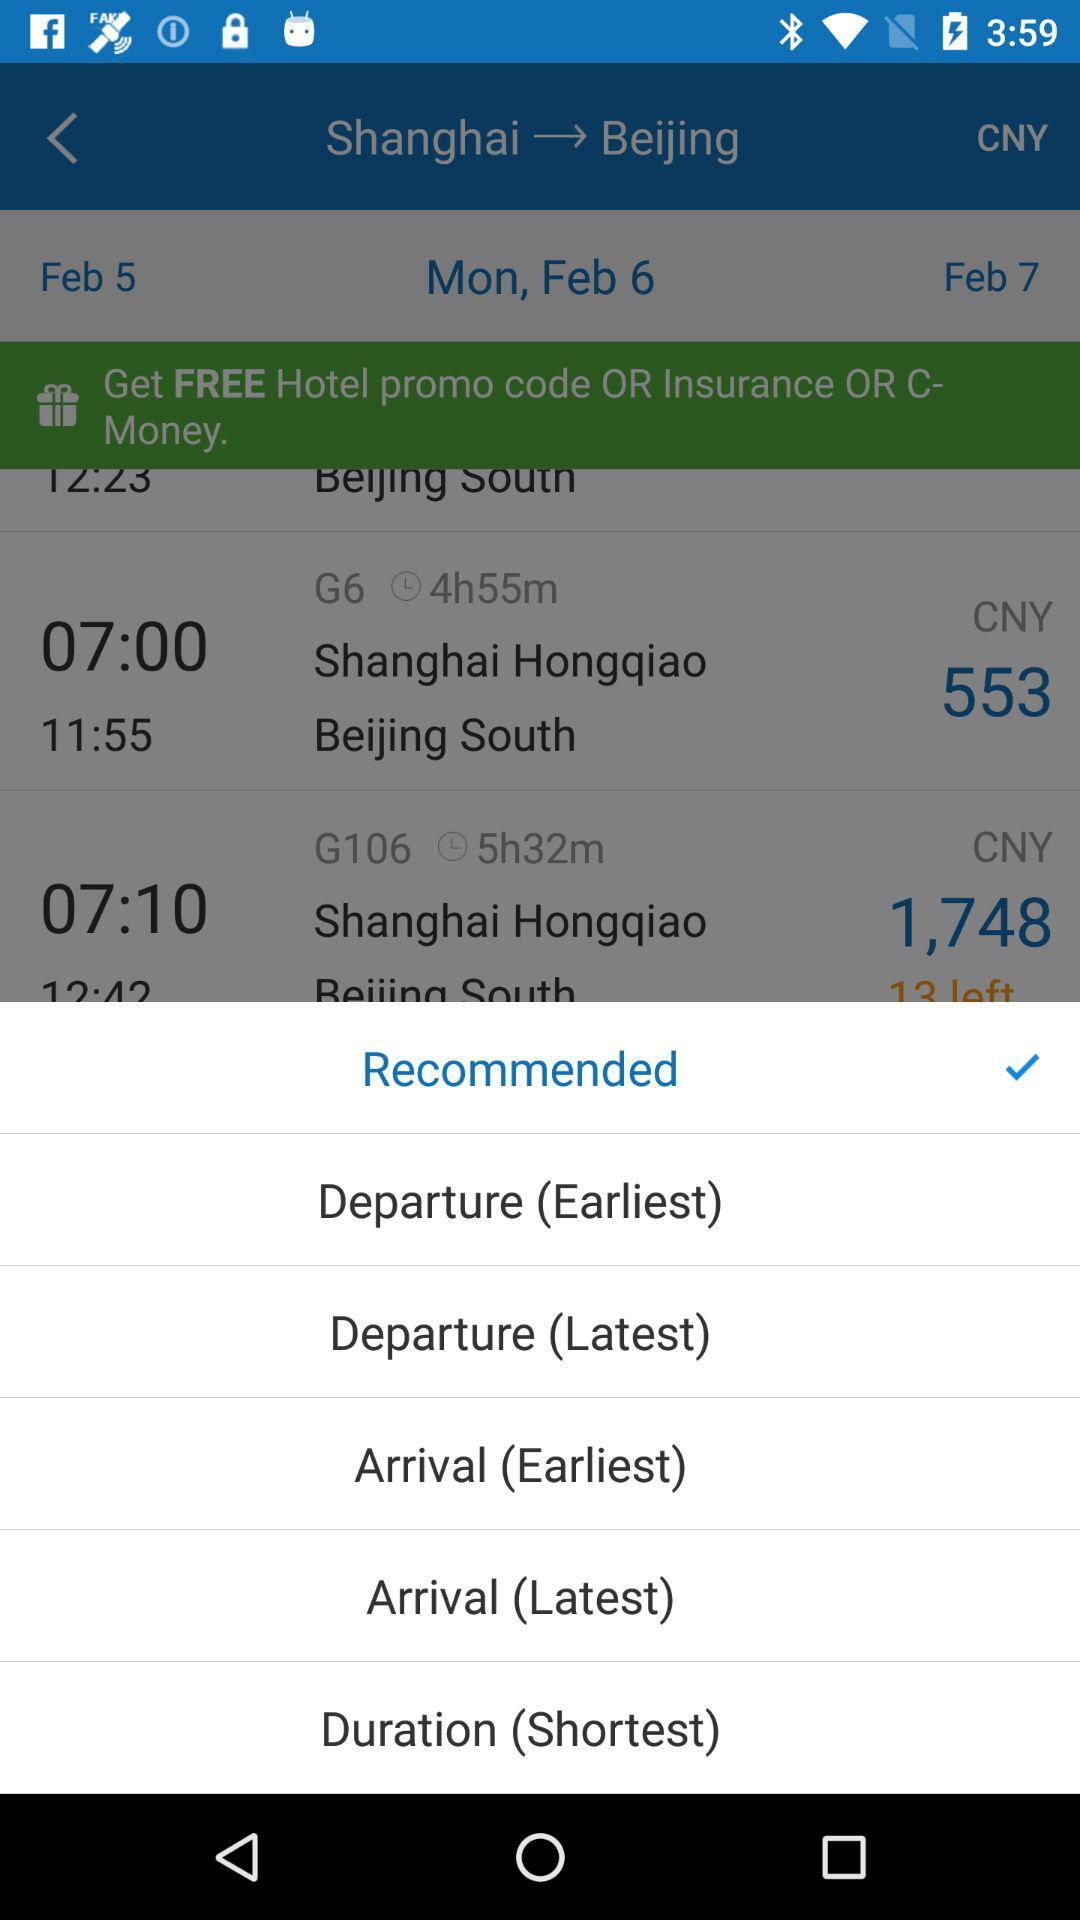 Image resolution: width=1080 pixels, height=1920 pixels. I want to click on icon below departure (latest) icon, so click(540, 1463).